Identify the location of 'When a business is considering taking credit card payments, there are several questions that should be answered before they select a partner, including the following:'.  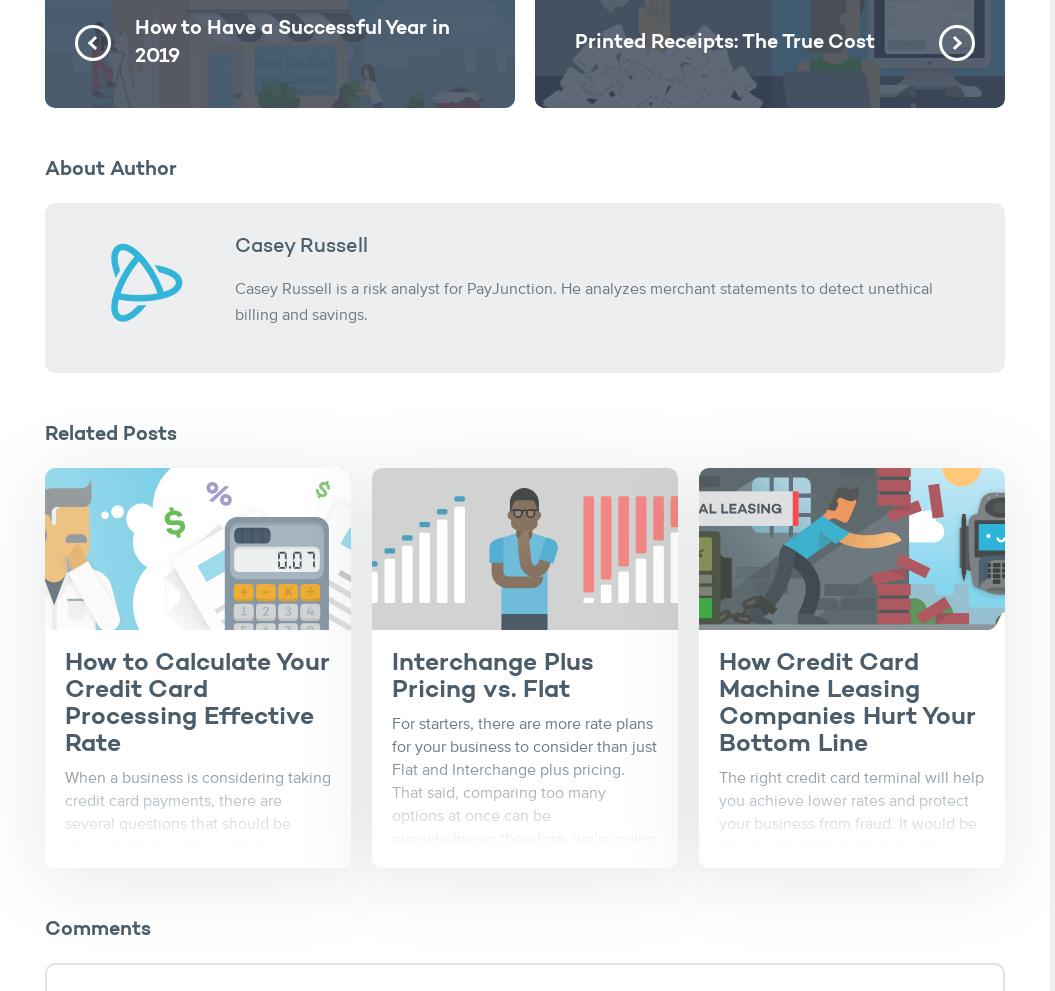
(197, 823).